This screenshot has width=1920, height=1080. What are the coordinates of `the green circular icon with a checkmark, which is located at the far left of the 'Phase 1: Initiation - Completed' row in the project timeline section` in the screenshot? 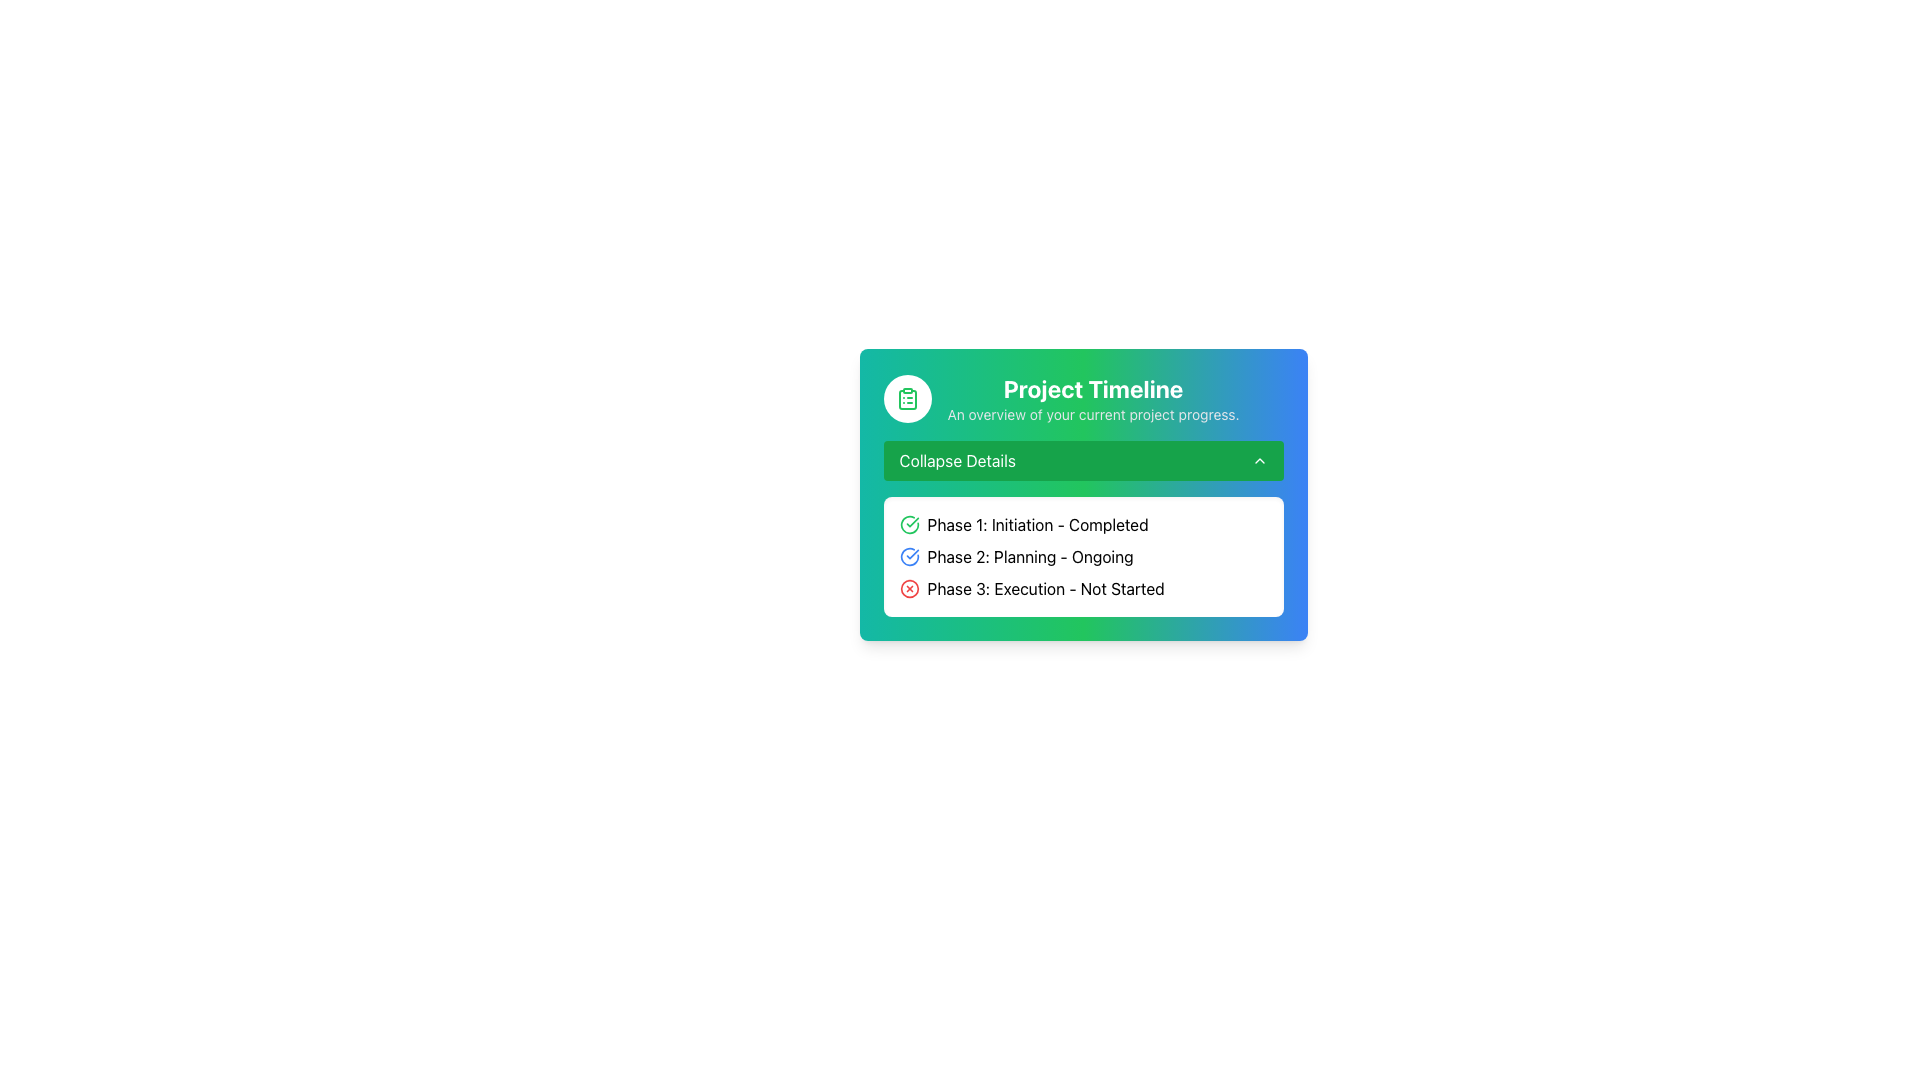 It's located at (908, 523).